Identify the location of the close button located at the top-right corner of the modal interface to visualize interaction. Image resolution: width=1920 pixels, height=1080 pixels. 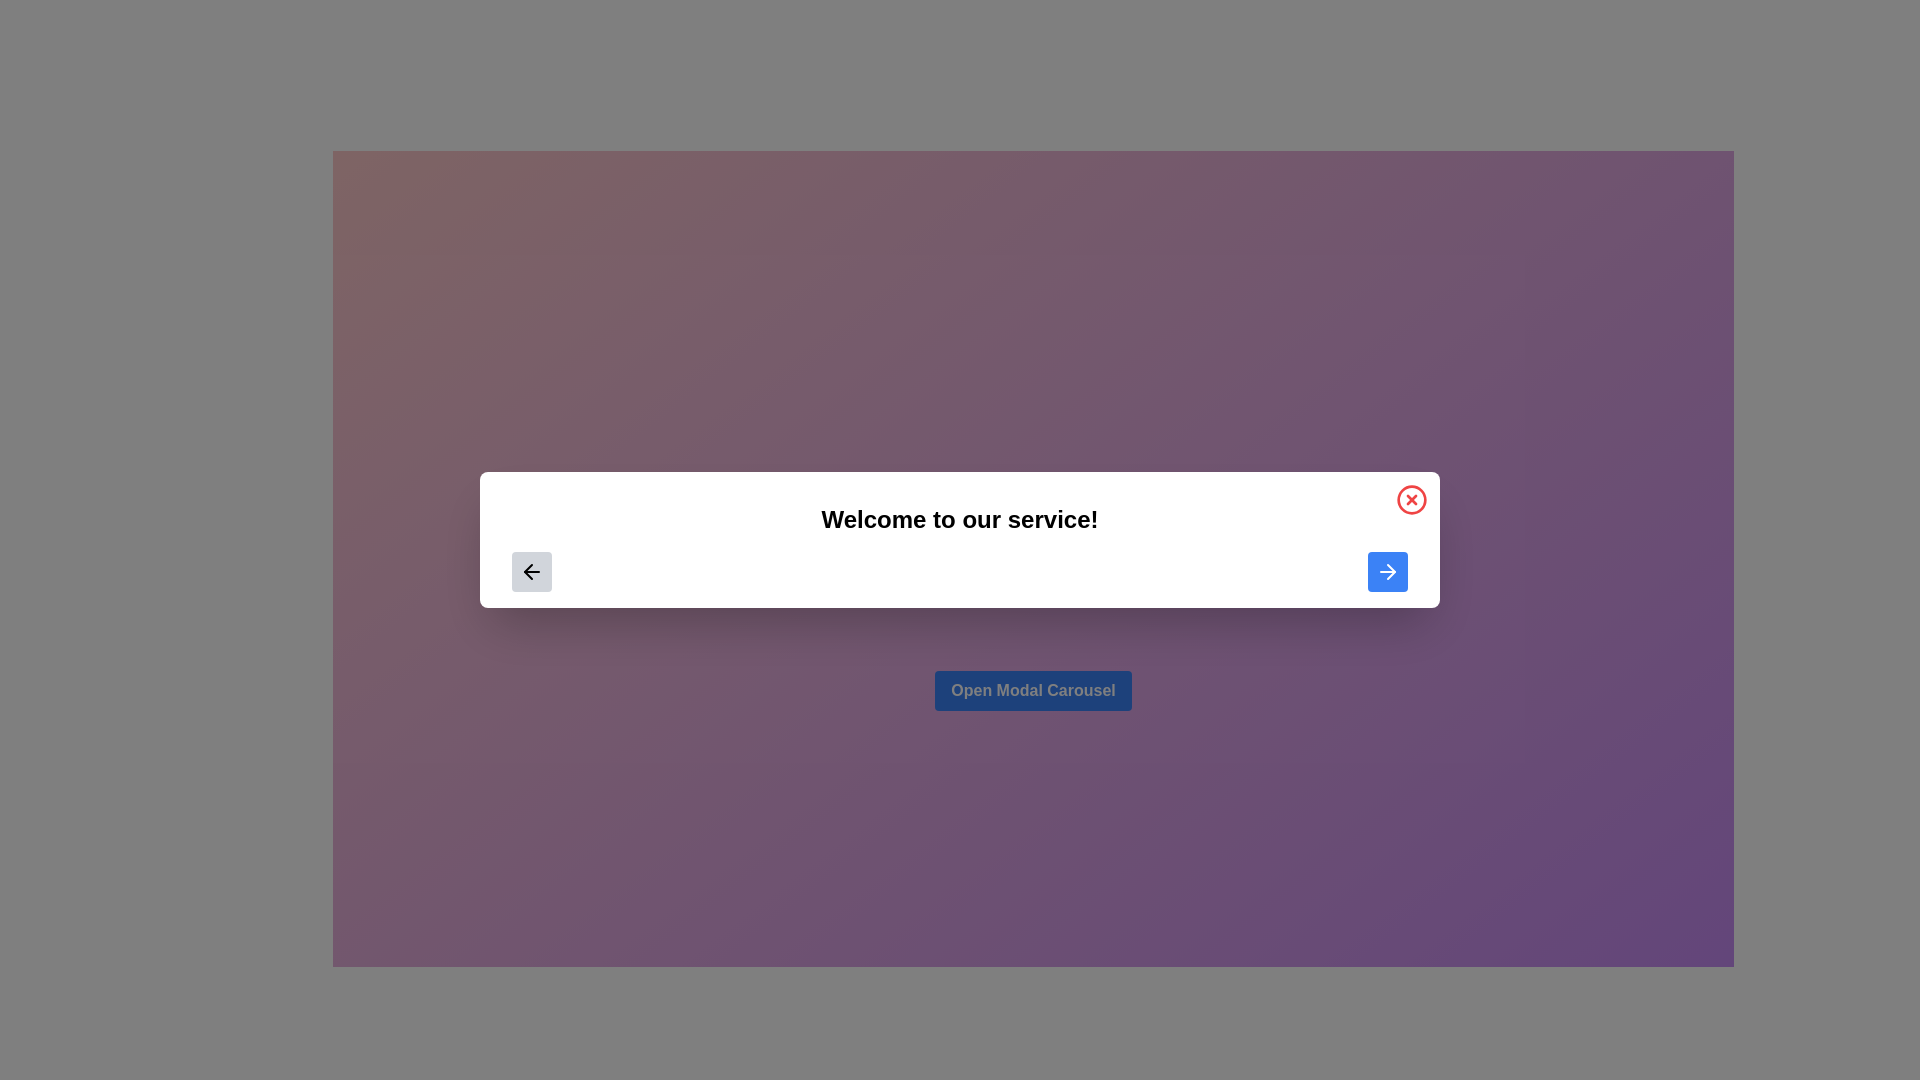
(1410, 499).